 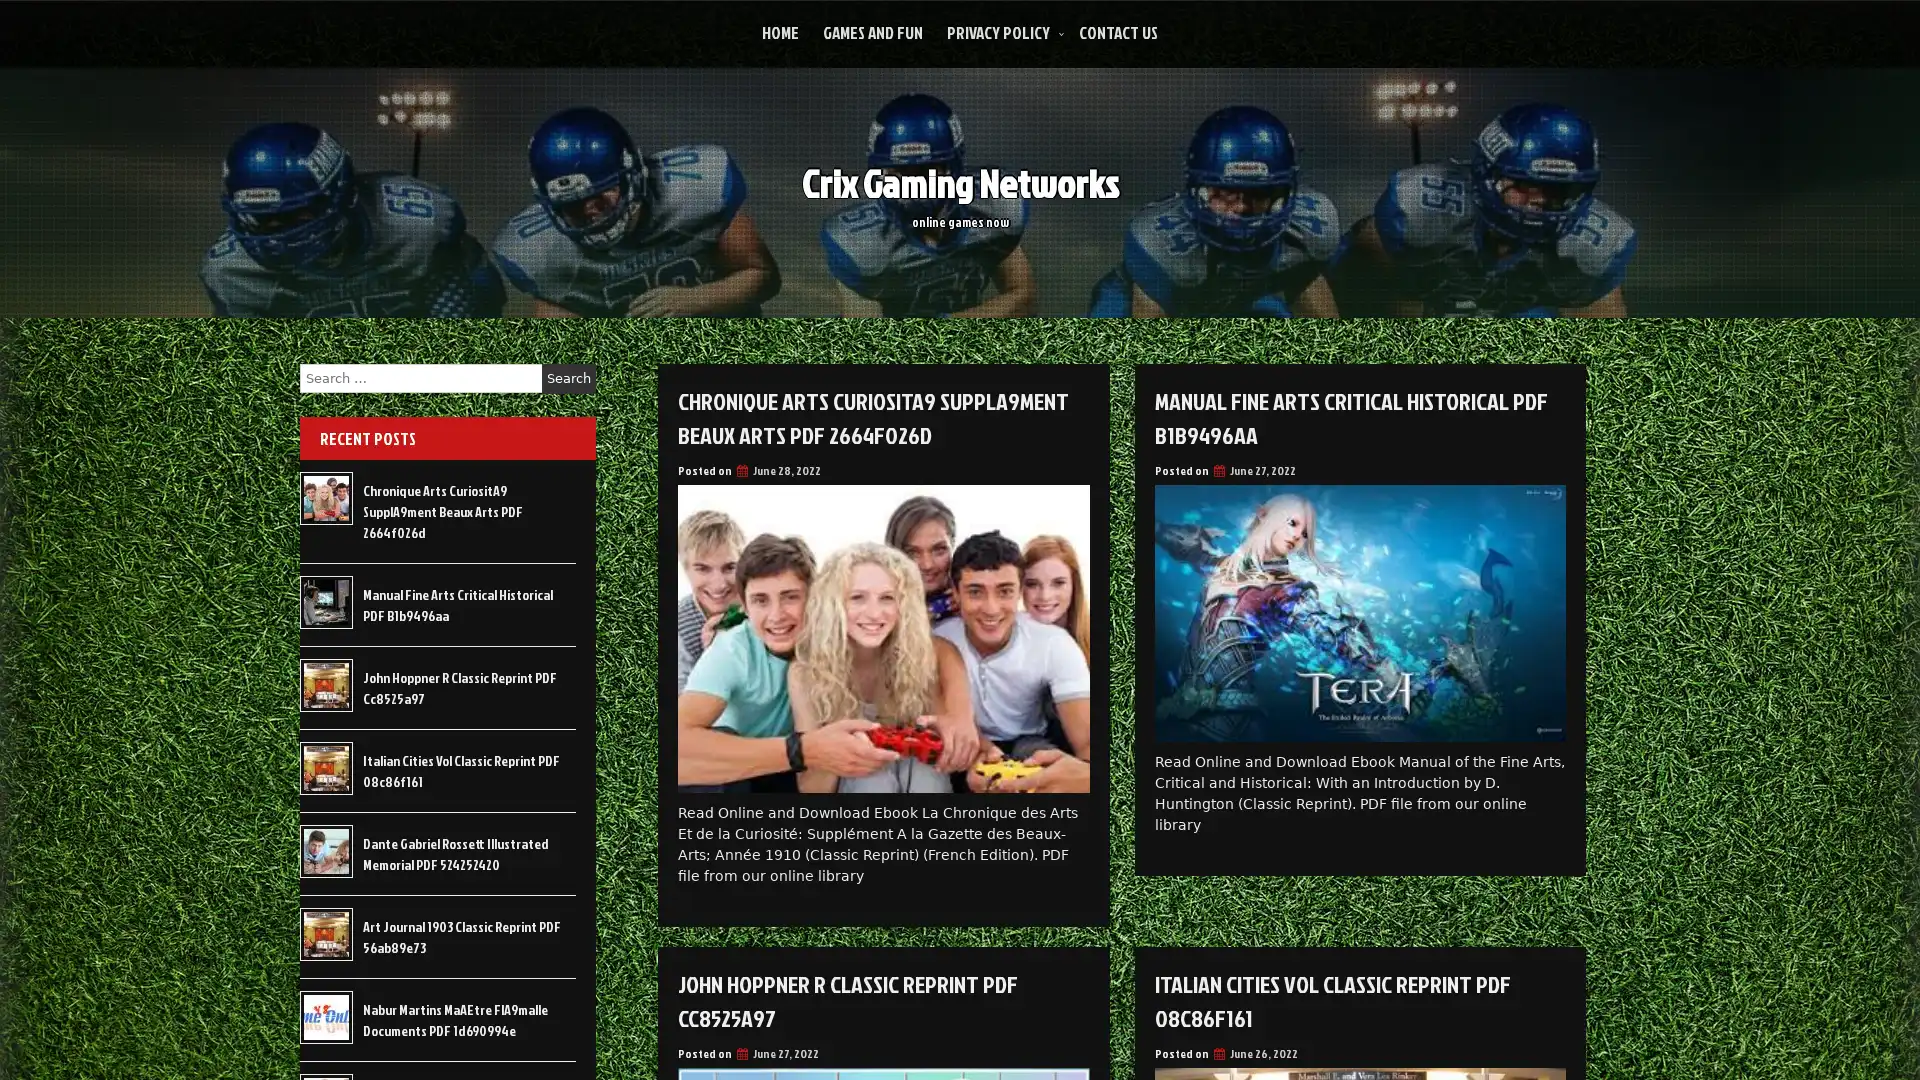 I want to click on Search, so click(x=568, y=378).